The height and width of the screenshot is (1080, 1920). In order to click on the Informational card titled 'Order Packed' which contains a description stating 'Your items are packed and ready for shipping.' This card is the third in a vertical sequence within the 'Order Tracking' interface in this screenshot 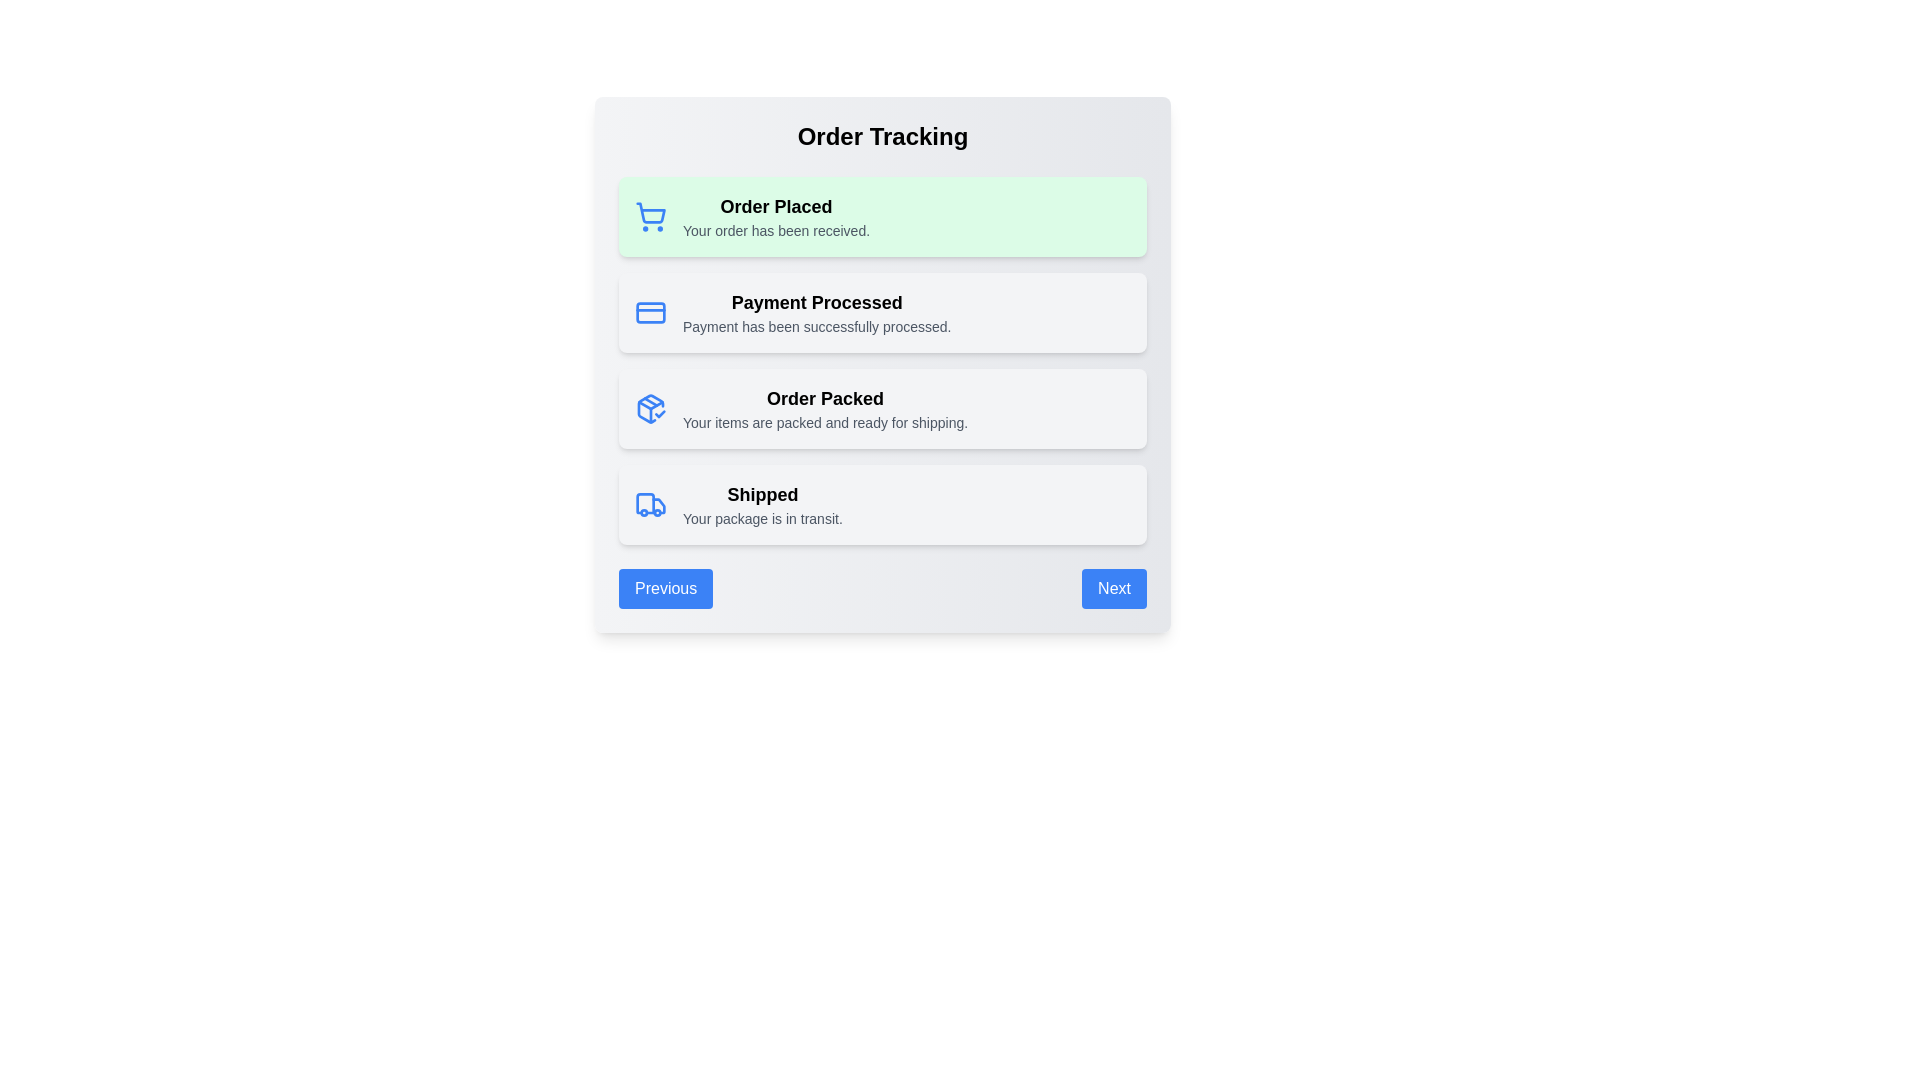, I will do `click(882, 365)`.